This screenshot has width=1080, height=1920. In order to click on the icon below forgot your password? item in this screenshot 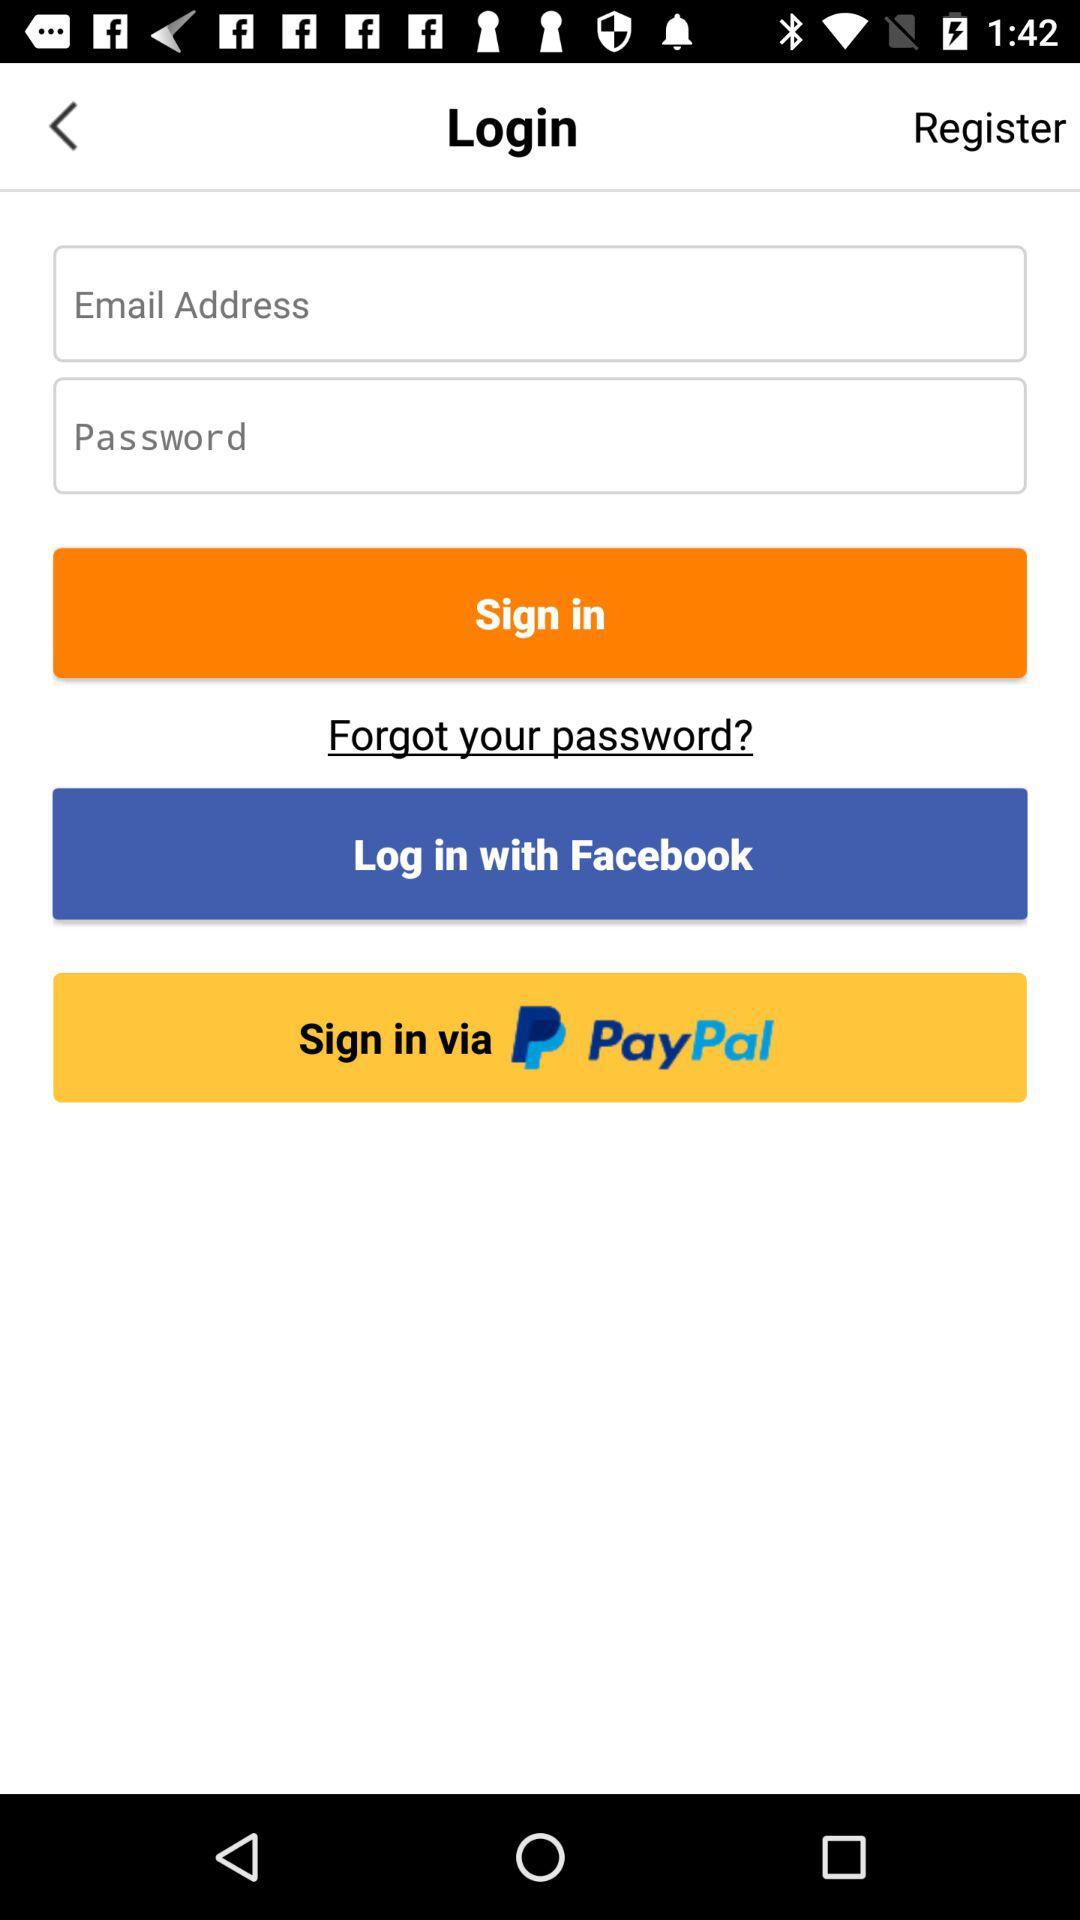, I will do `click(540, 853)`.